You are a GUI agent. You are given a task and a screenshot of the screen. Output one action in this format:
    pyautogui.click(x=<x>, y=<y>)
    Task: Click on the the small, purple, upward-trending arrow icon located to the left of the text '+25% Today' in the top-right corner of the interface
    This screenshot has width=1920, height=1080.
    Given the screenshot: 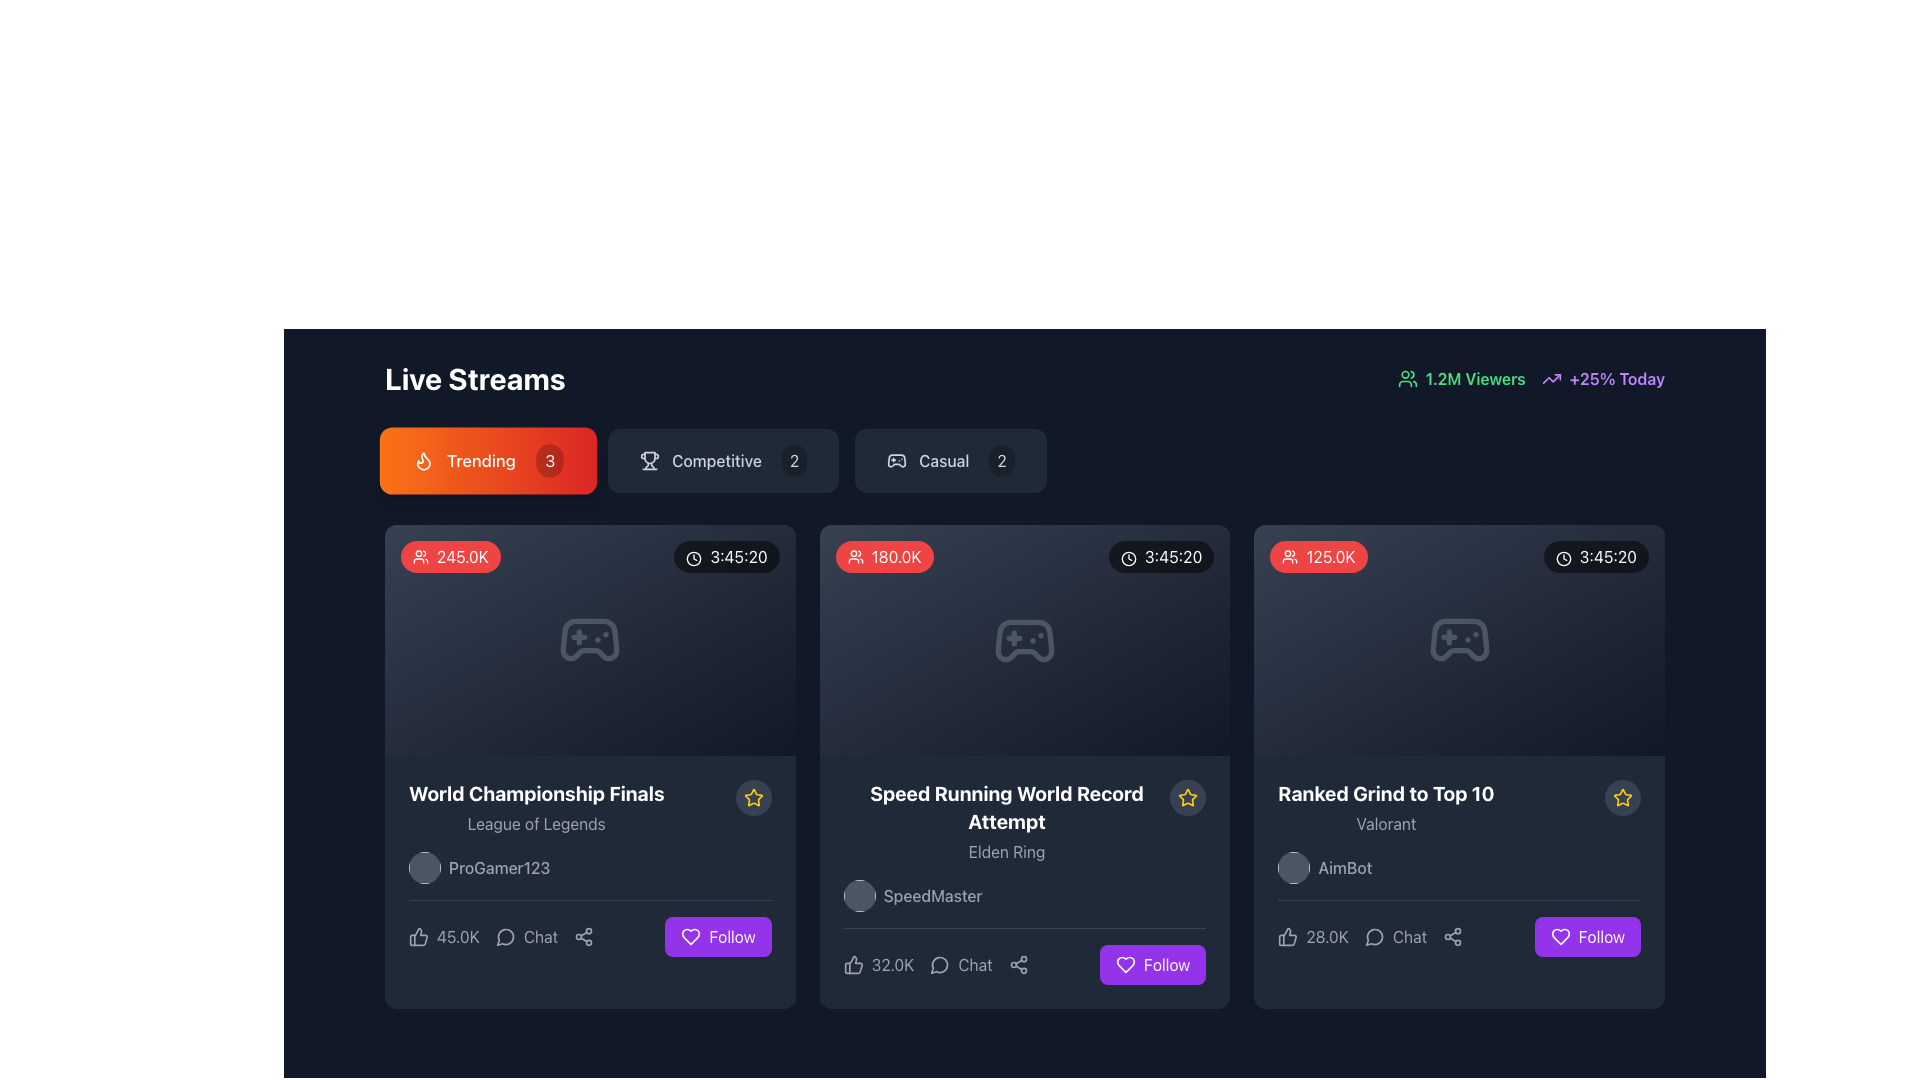 What is the action you would take?
    pyautogui.click(x=1550, y=378)
    